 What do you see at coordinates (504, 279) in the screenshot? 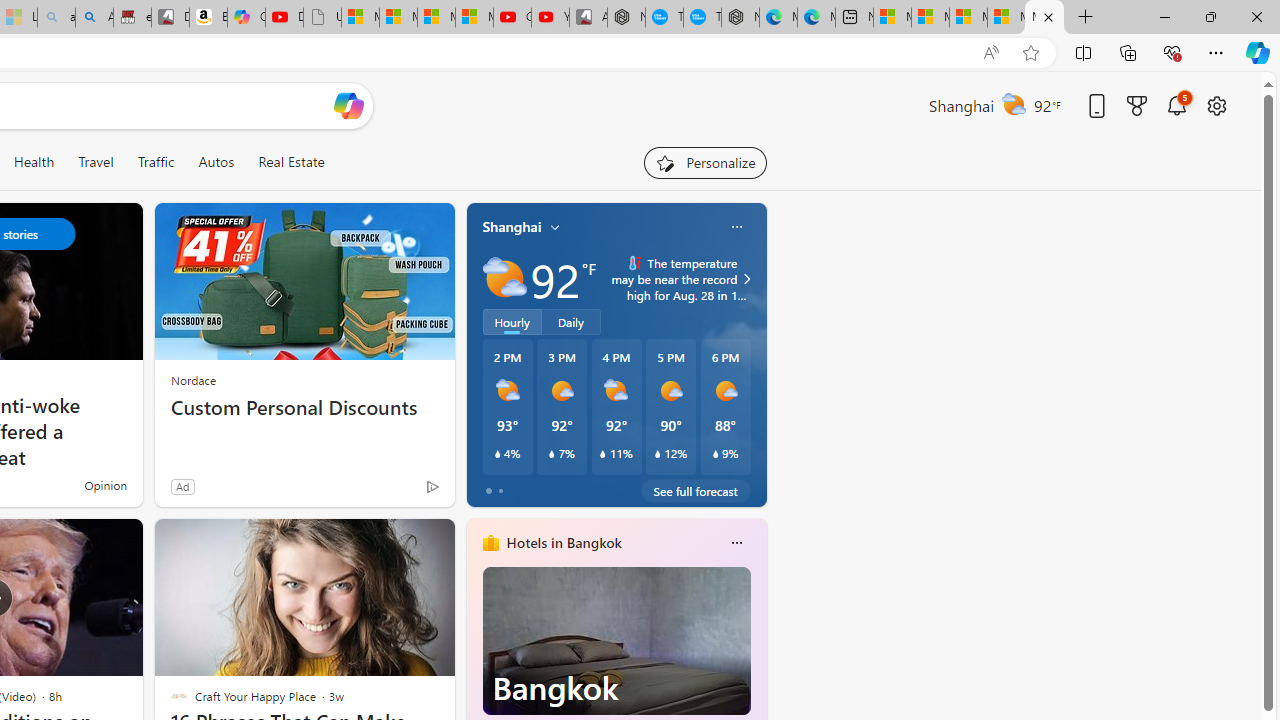
I see `'Partly sunny'` at bounding box center [504, 279].